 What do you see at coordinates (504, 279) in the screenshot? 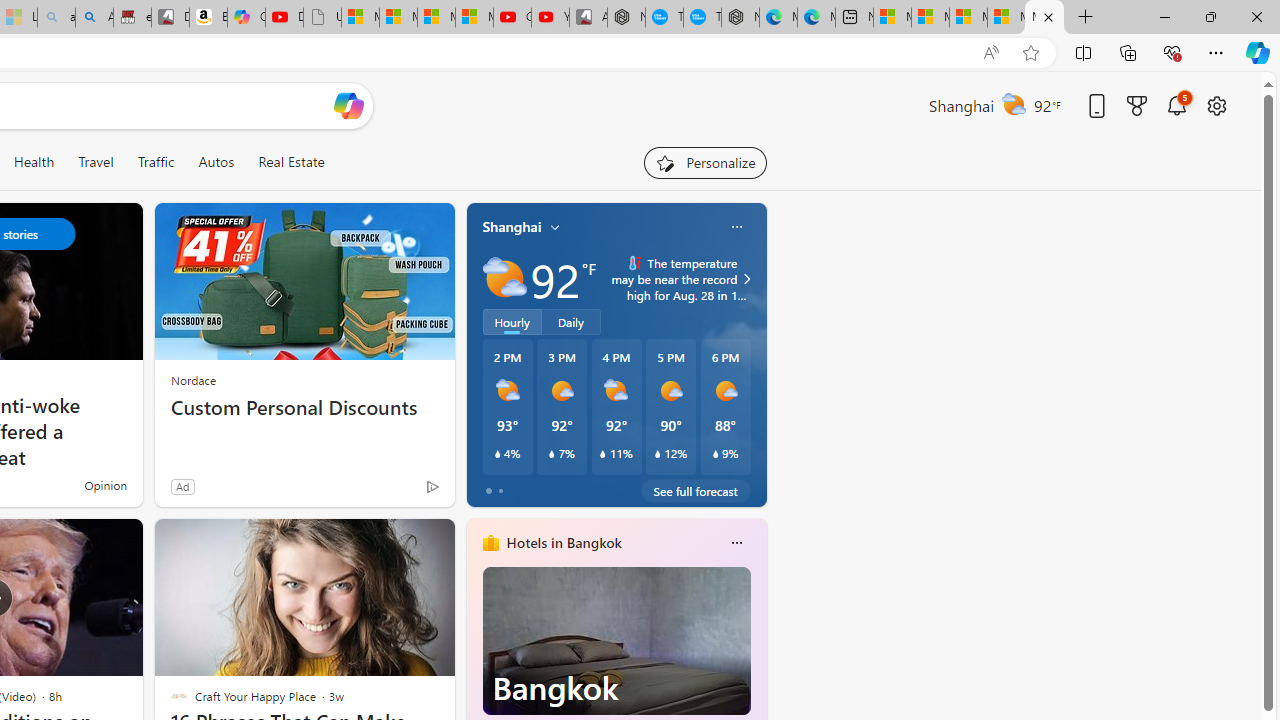
I see `'Partly sunny'` at bounding box center [504, 279].